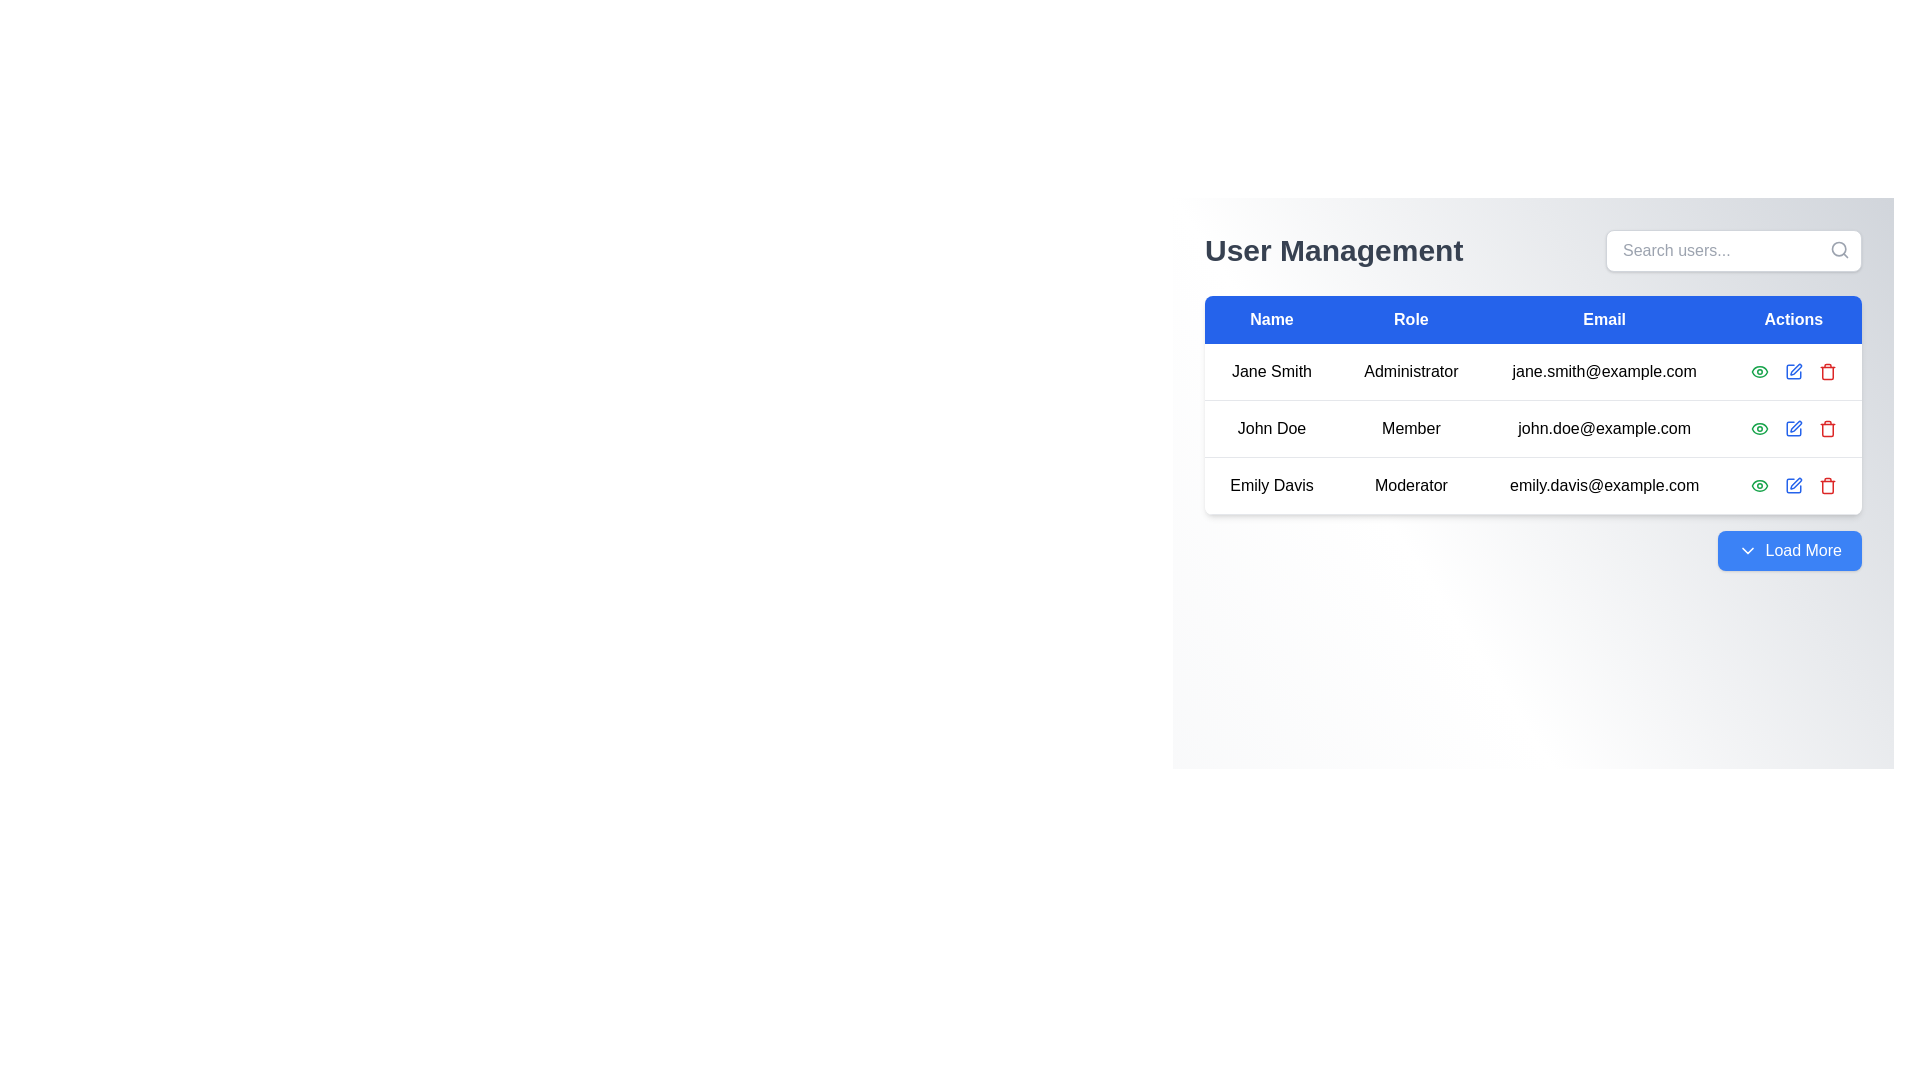 The image size is (1920, 1080). What do you see at coordinates (1793, 319) in the screenshot?
I see `the text label displaying 'Actions' with a blue background and white text, located in the top-right corner of the table header row` at bounding box center [1793, 319].